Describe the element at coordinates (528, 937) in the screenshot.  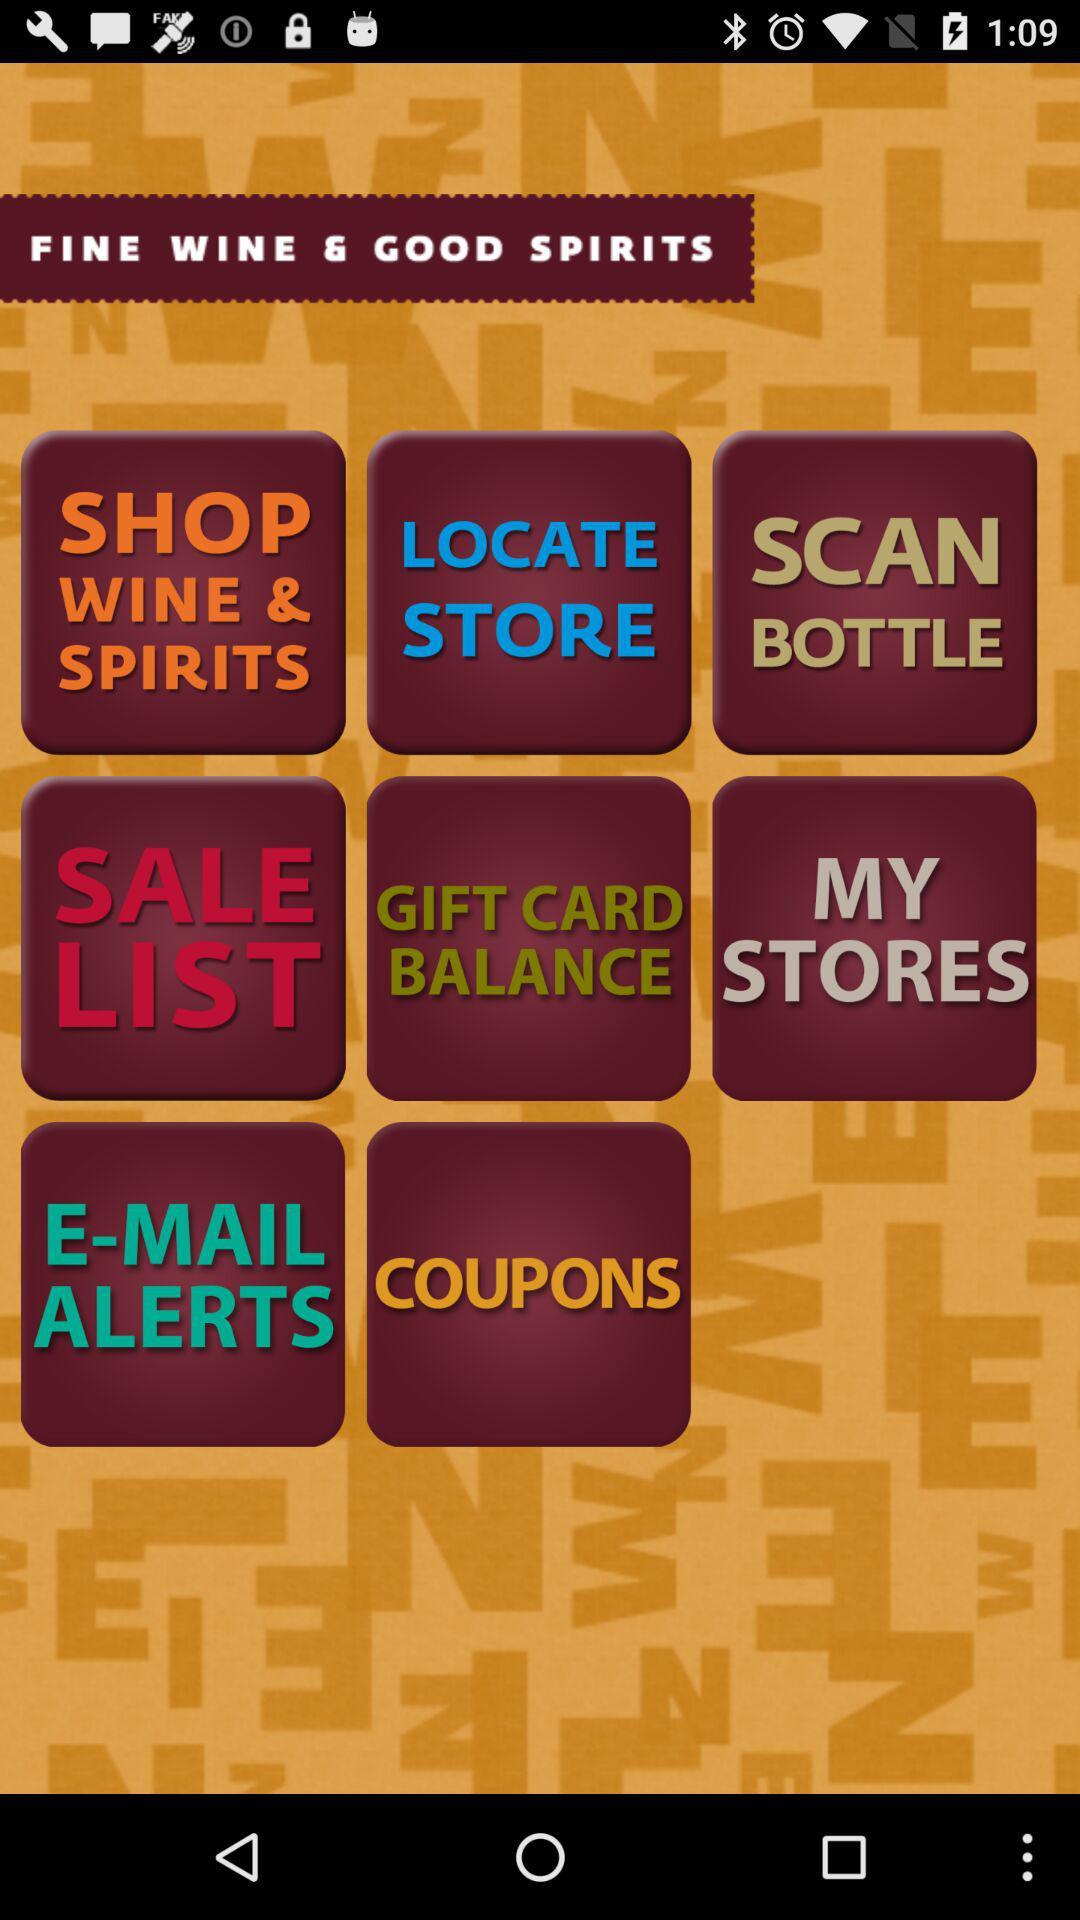
I see `gift card balance` at that location.